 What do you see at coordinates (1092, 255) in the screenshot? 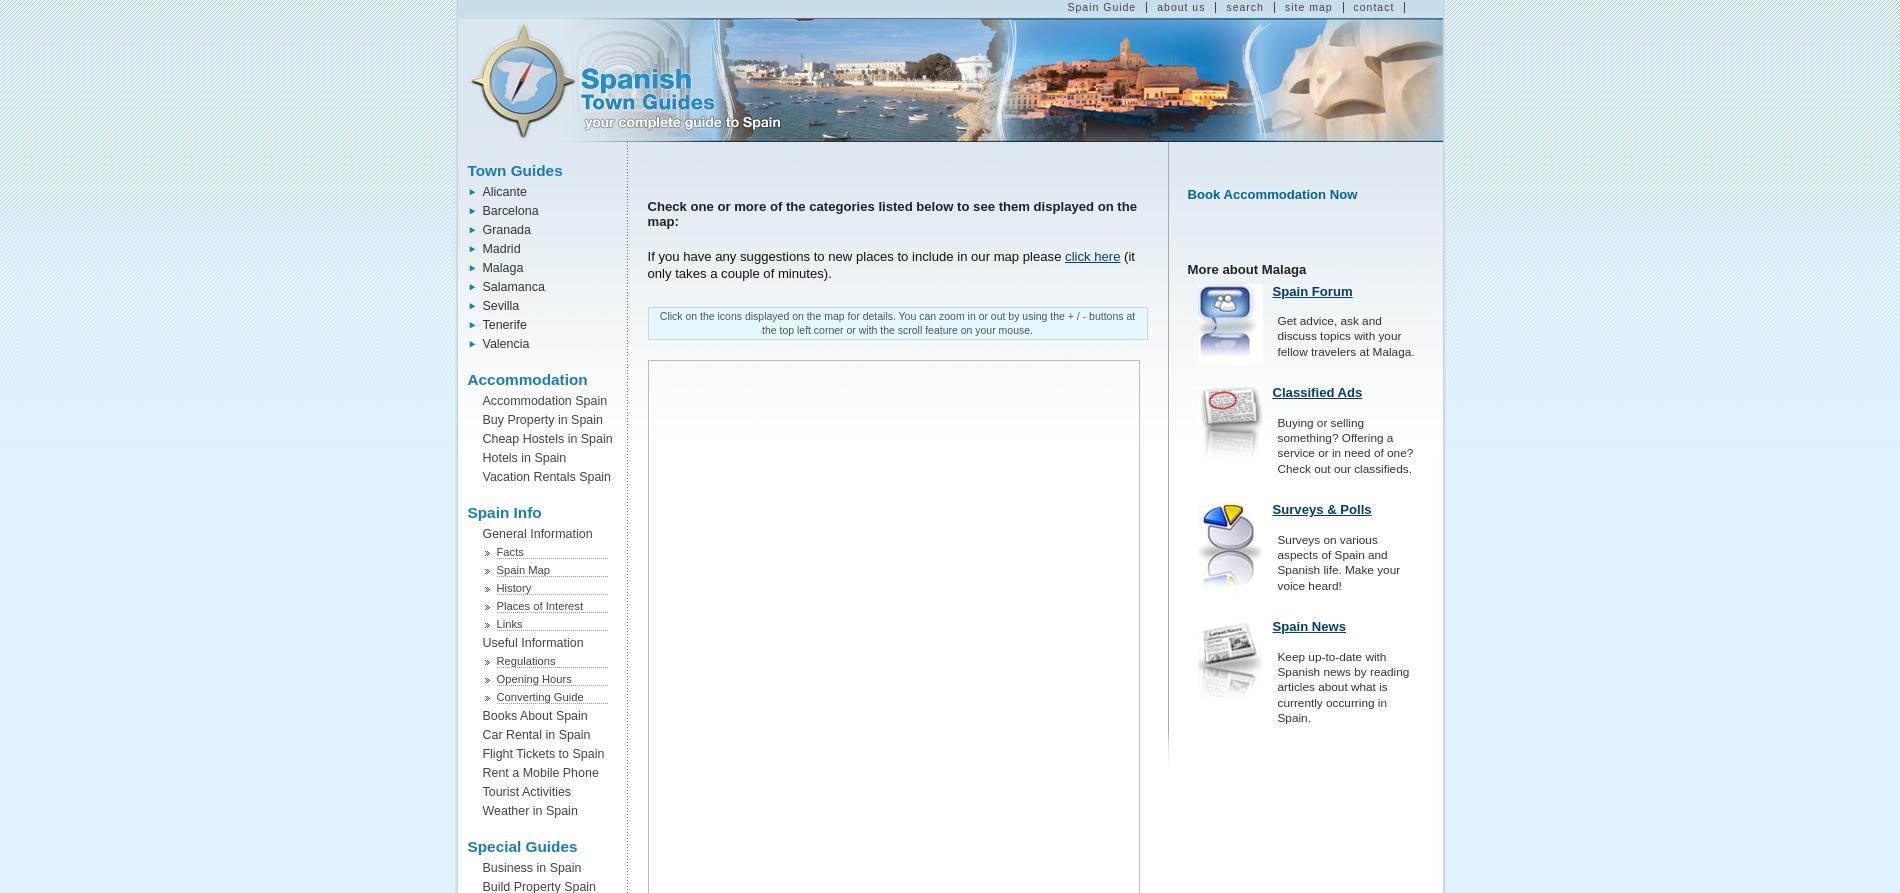
I see `'click here'` at bounding box center [1092, 255].